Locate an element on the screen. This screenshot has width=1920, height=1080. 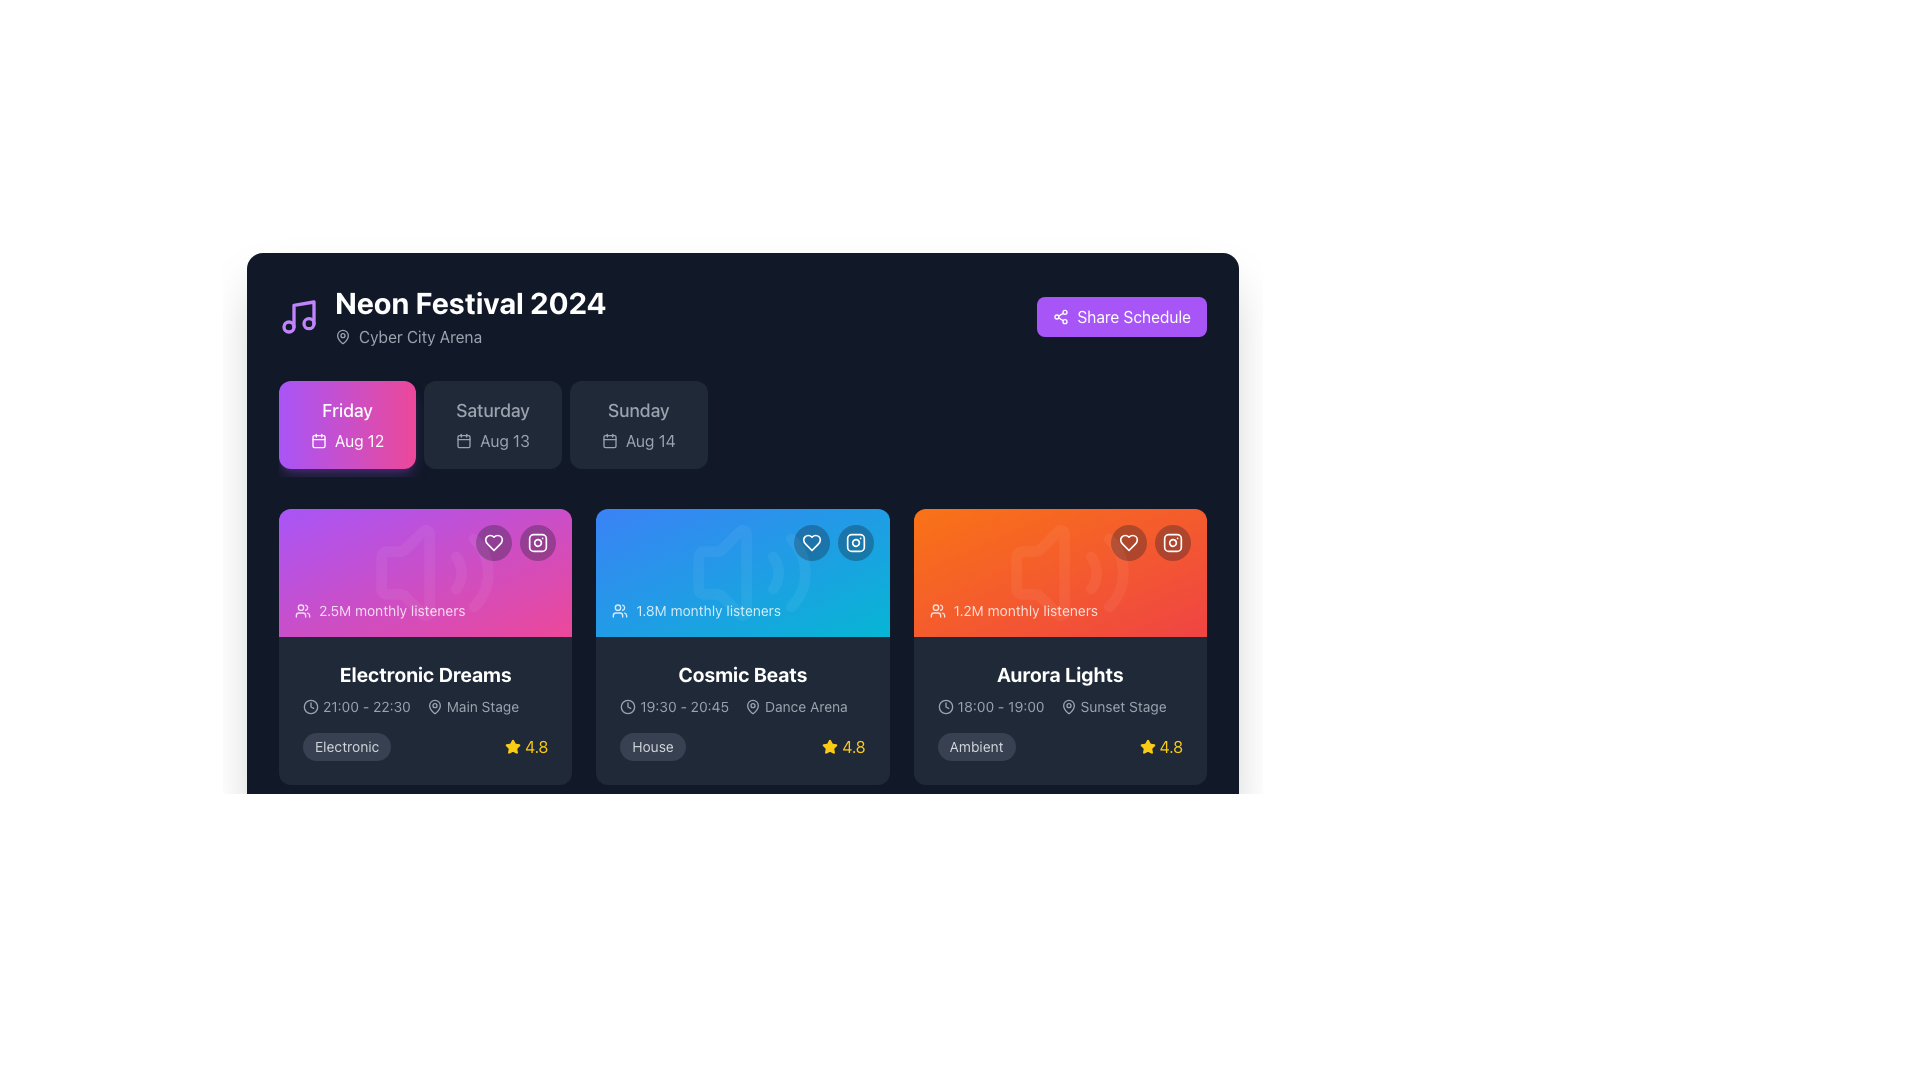
the Instagram logo button located in the top-right corner of the 'Aurora Lights' orange card is located at coordinates (1172, 543).